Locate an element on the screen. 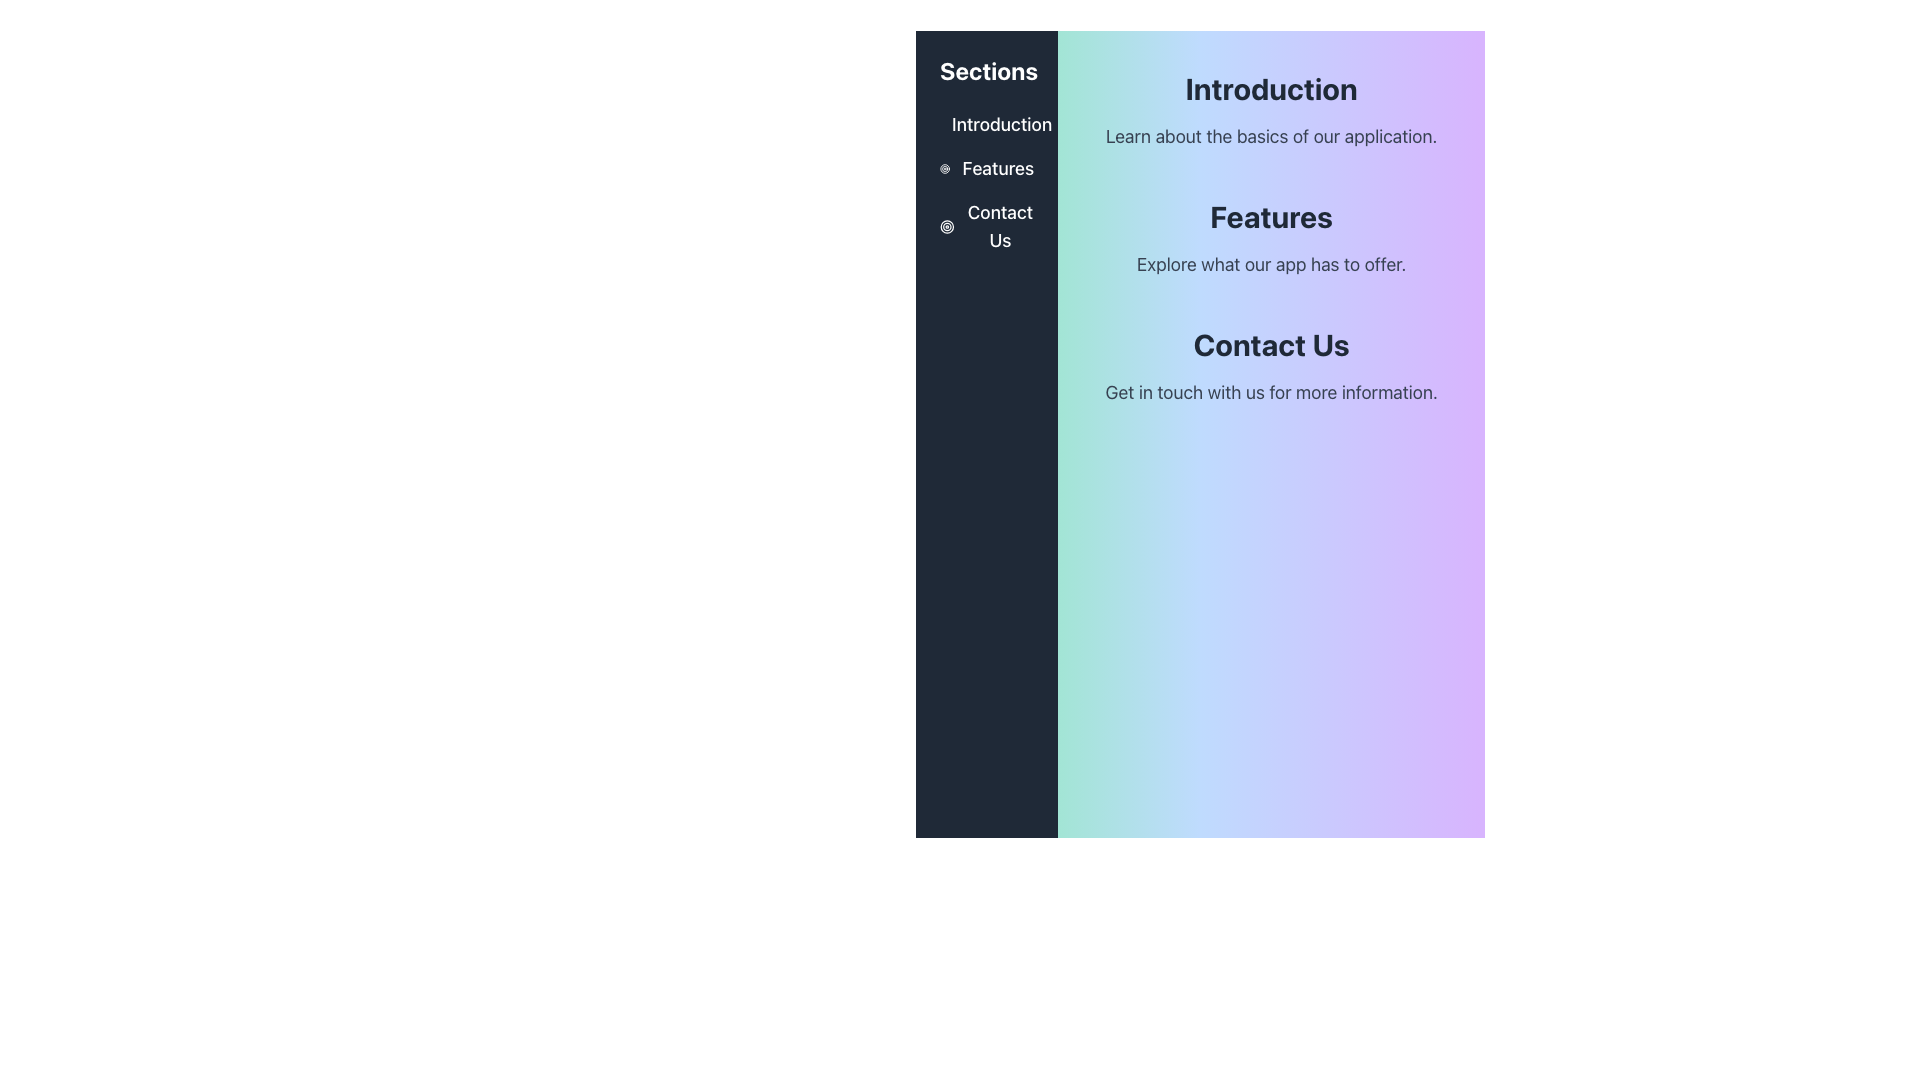 Image resolution: width=1920 pixels, height=1080 pixels. the second item in the vertical list of navigational options in the left sidebar, labeled 'Features' is located at coordinates (987, 182).